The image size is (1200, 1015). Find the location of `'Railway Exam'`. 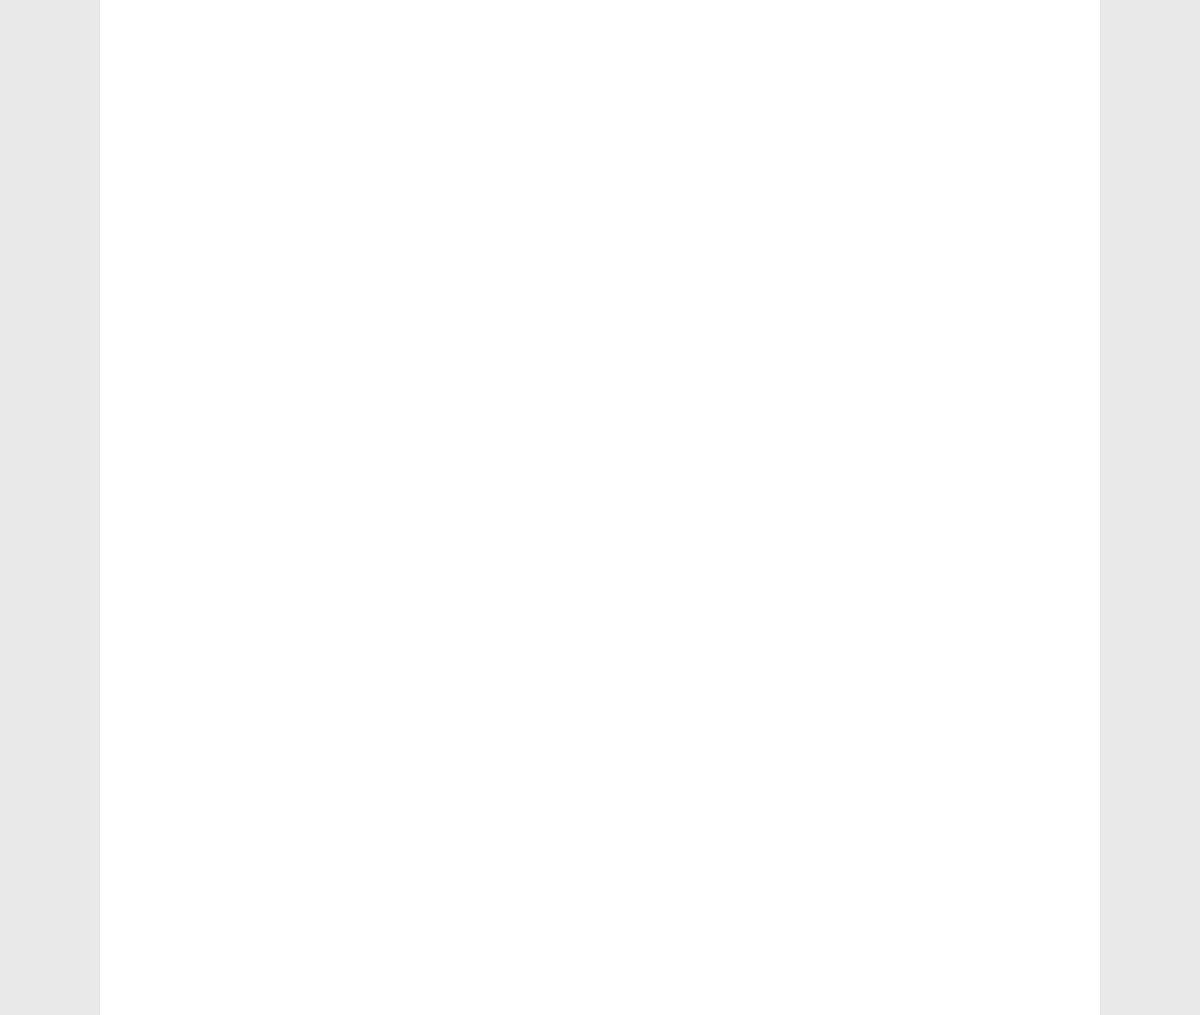

'Railway Exam' is located at coordinates (906, 620).